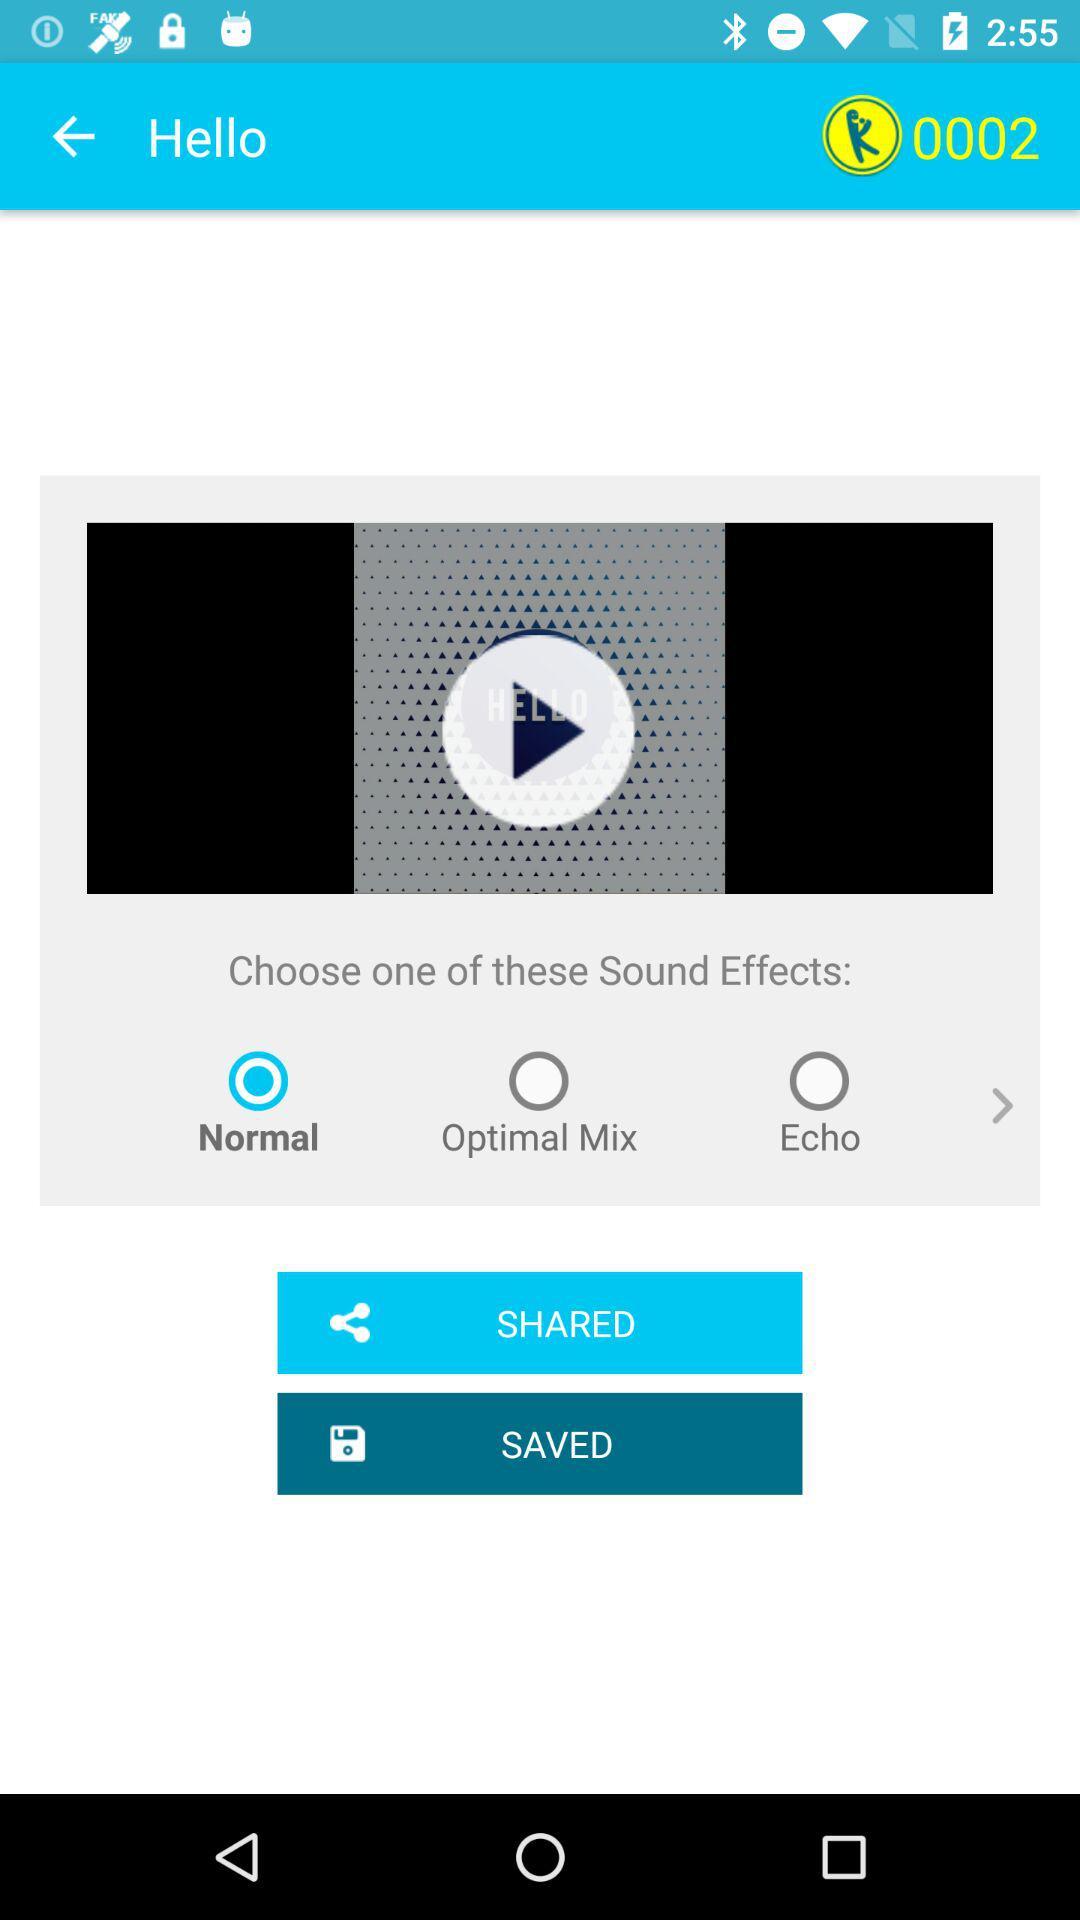  What do you see at coordinates (540, 1323) in the screenshot?
I see `the item below normal icon` at bounding box center [540, 1323].